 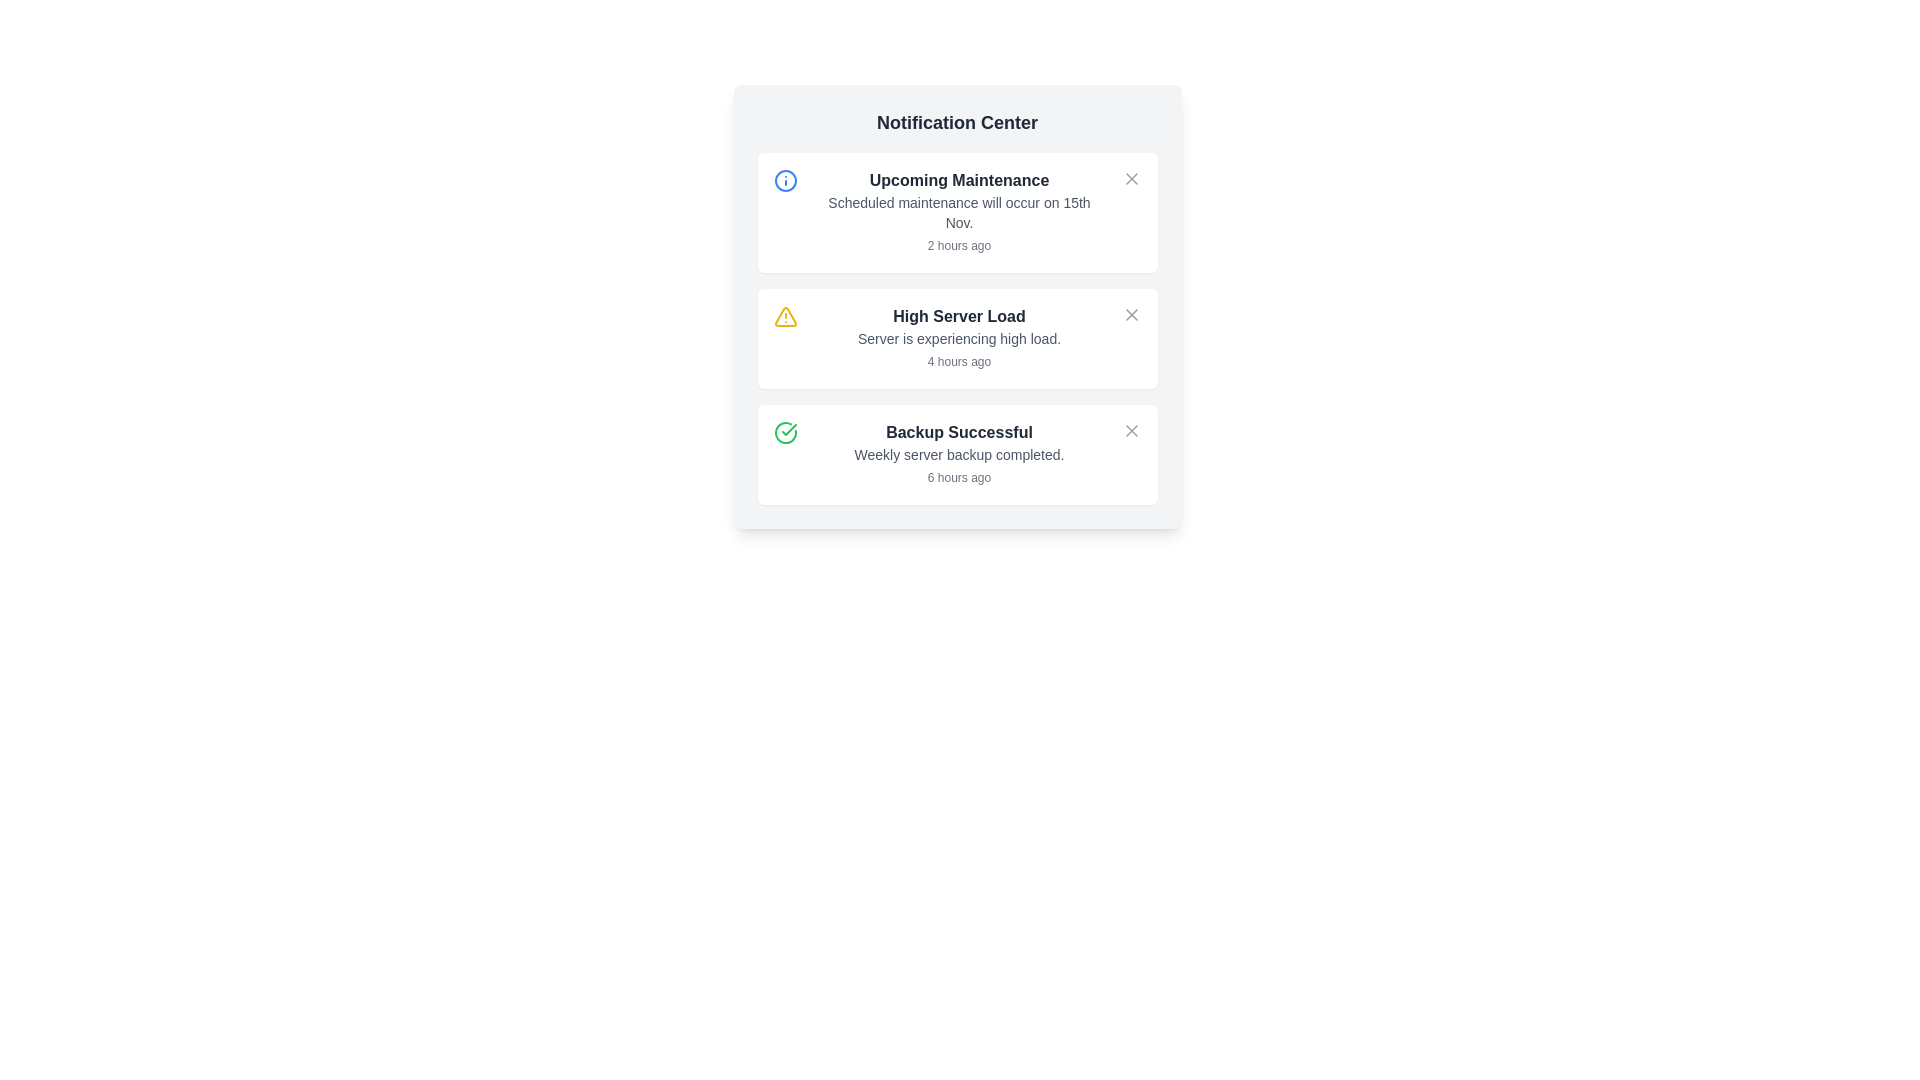 What do you see at coordinates (956, 212) in the screenshot?
I see `assistive technology` at bounding box center [956, 212].